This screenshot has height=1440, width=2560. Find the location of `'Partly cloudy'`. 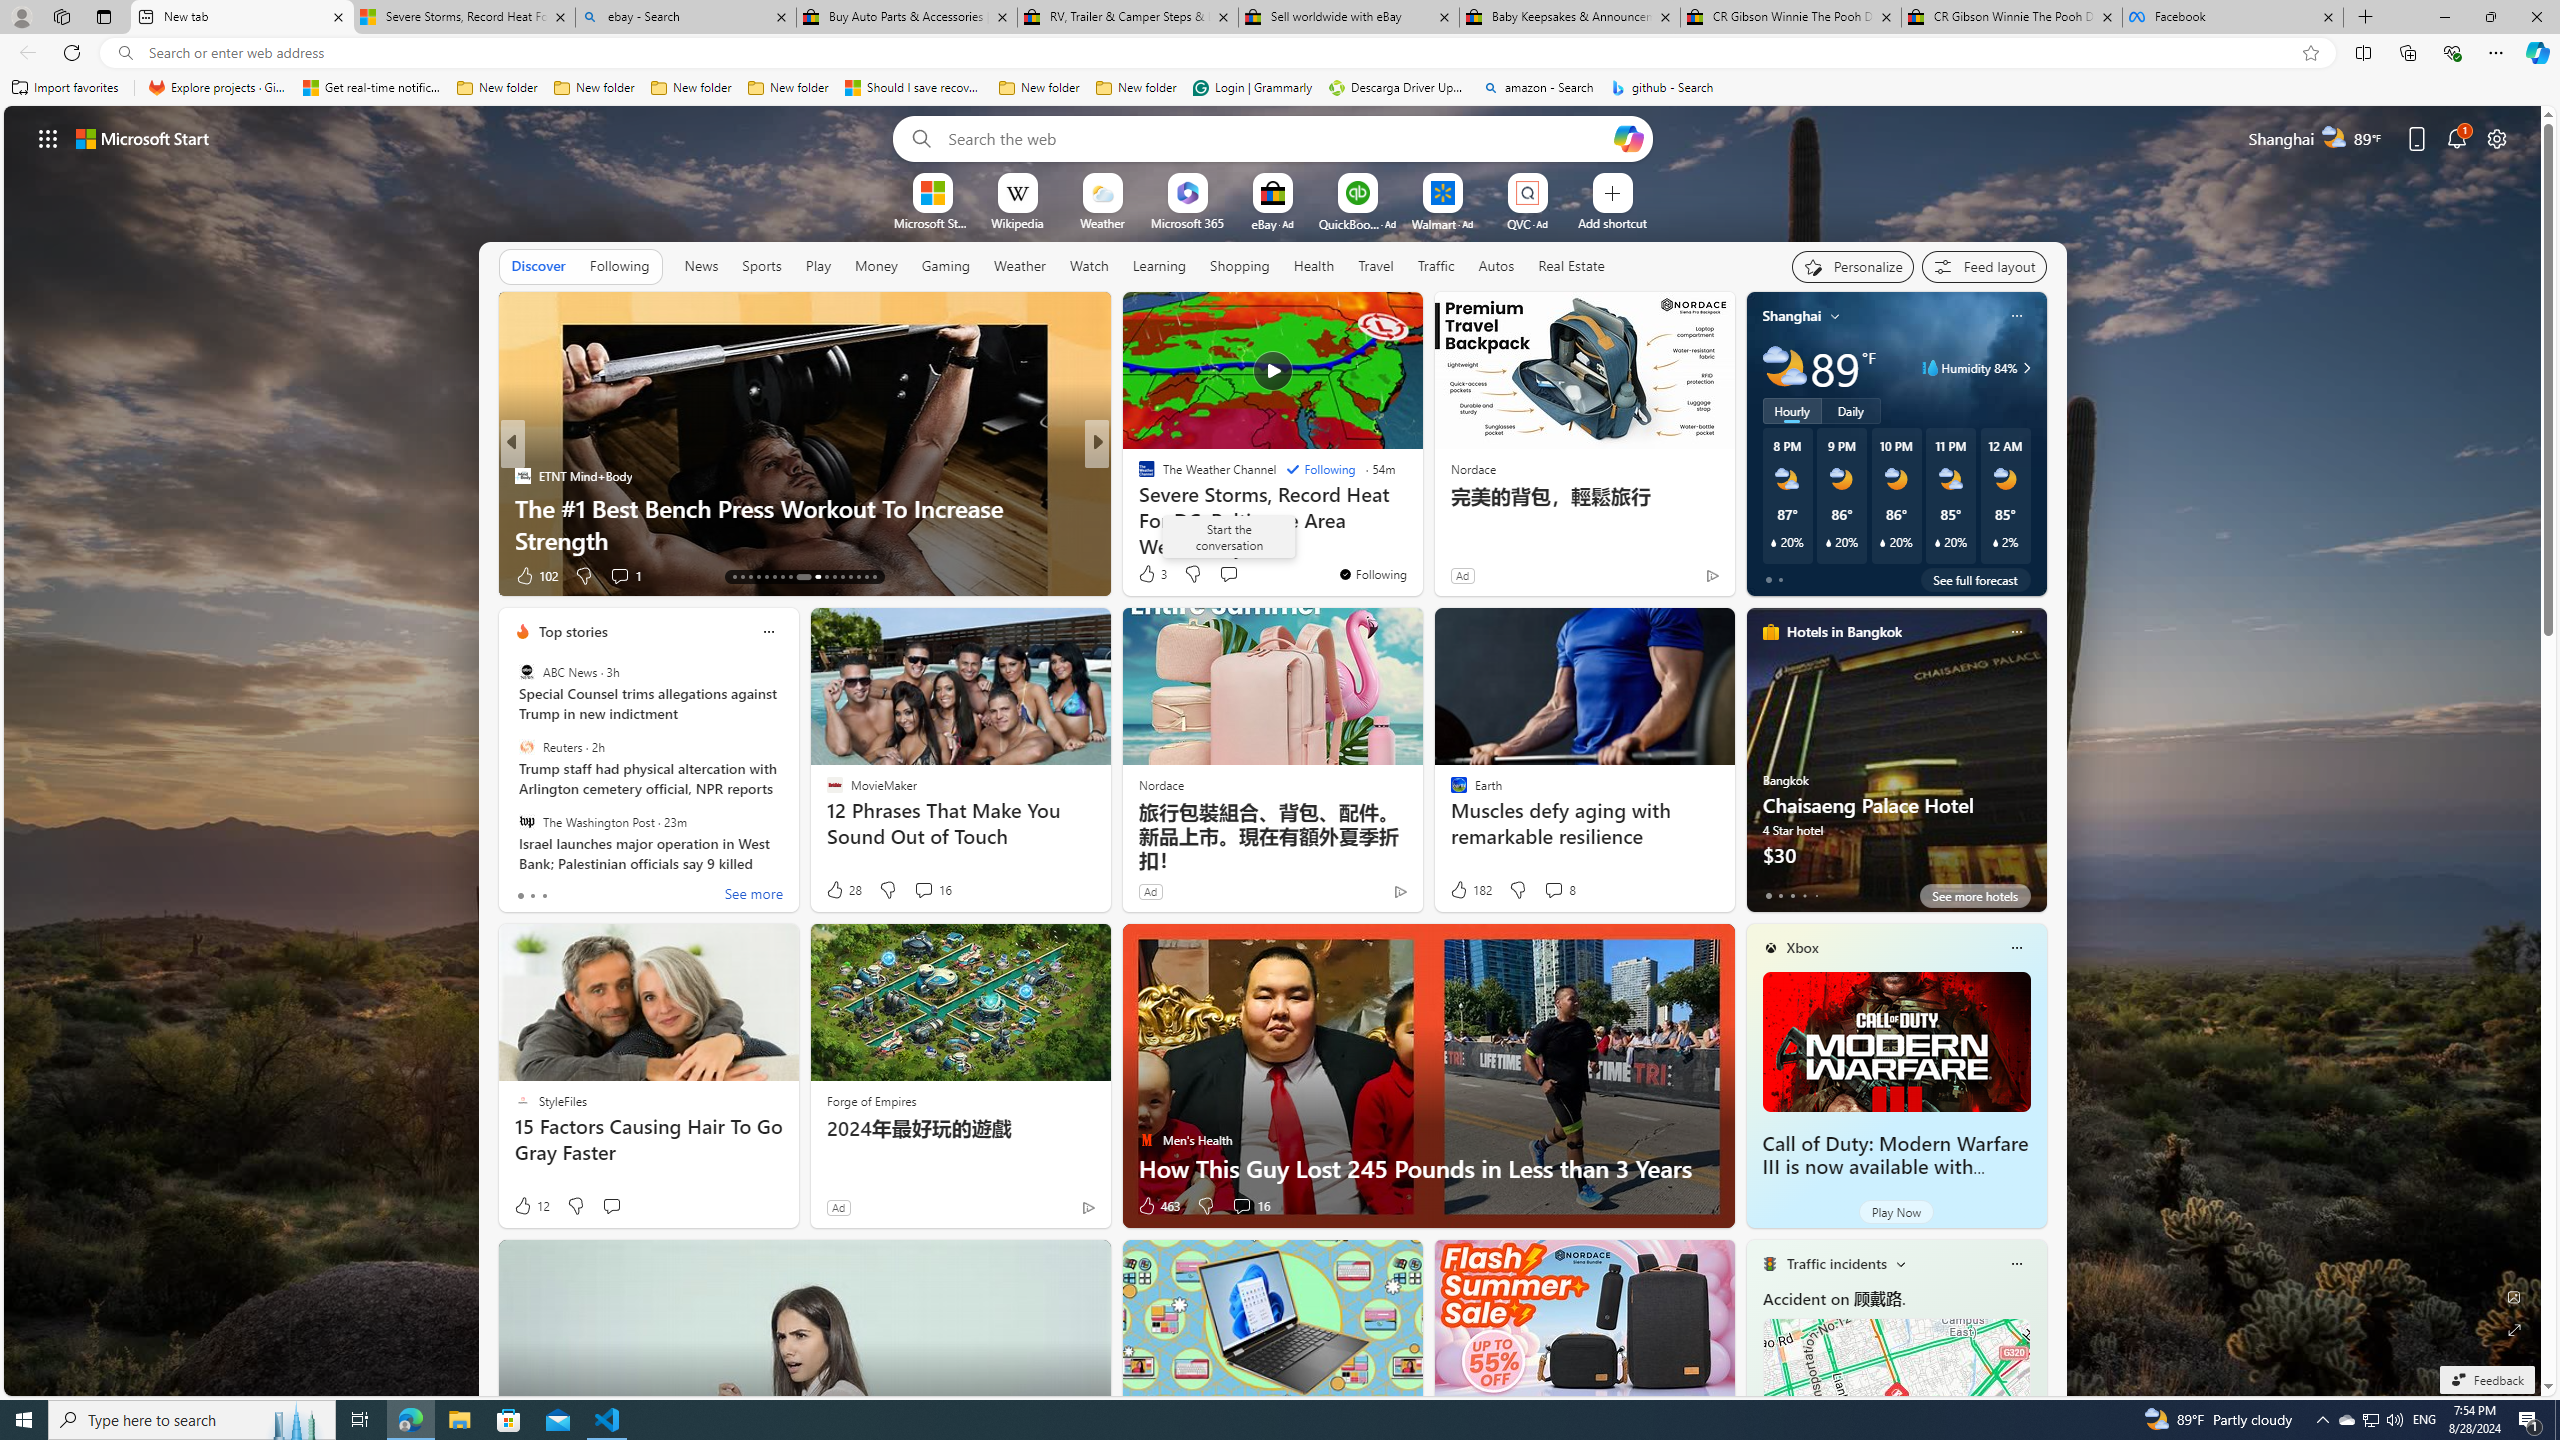

'Partly cloudy' is located at coordinates (1784, 367).